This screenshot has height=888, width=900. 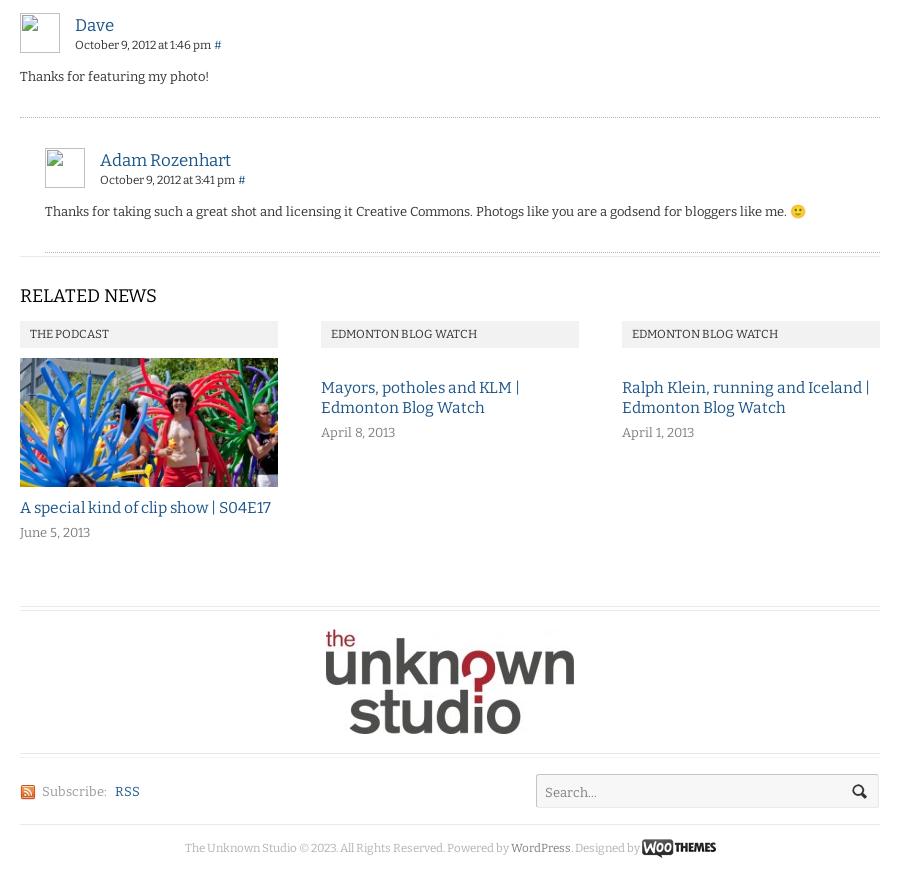 I want to click on '. Designed by', so click(x=605, y=845).